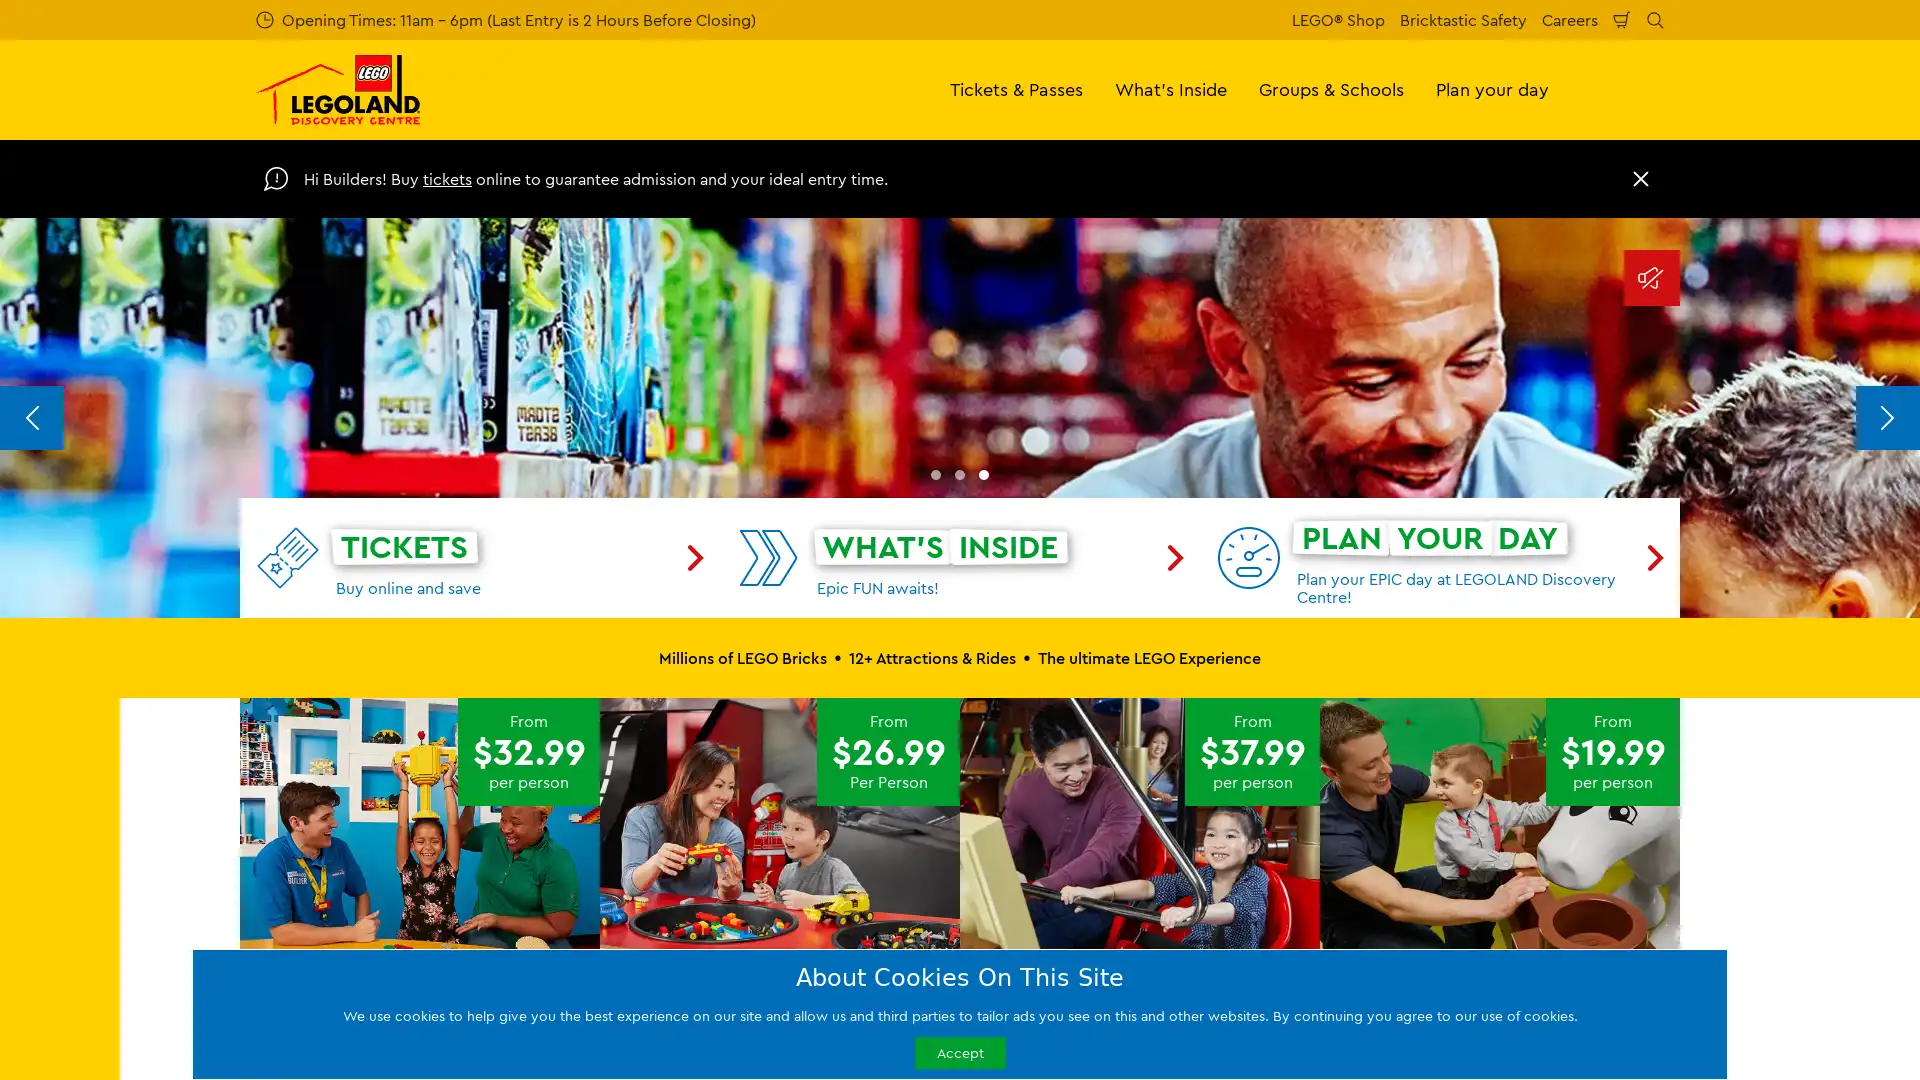 This screenshot has height=1080, width=1920. Describe the element at coordinates (1171, 88) in the screenshot. I see `What's Inside` at that location.